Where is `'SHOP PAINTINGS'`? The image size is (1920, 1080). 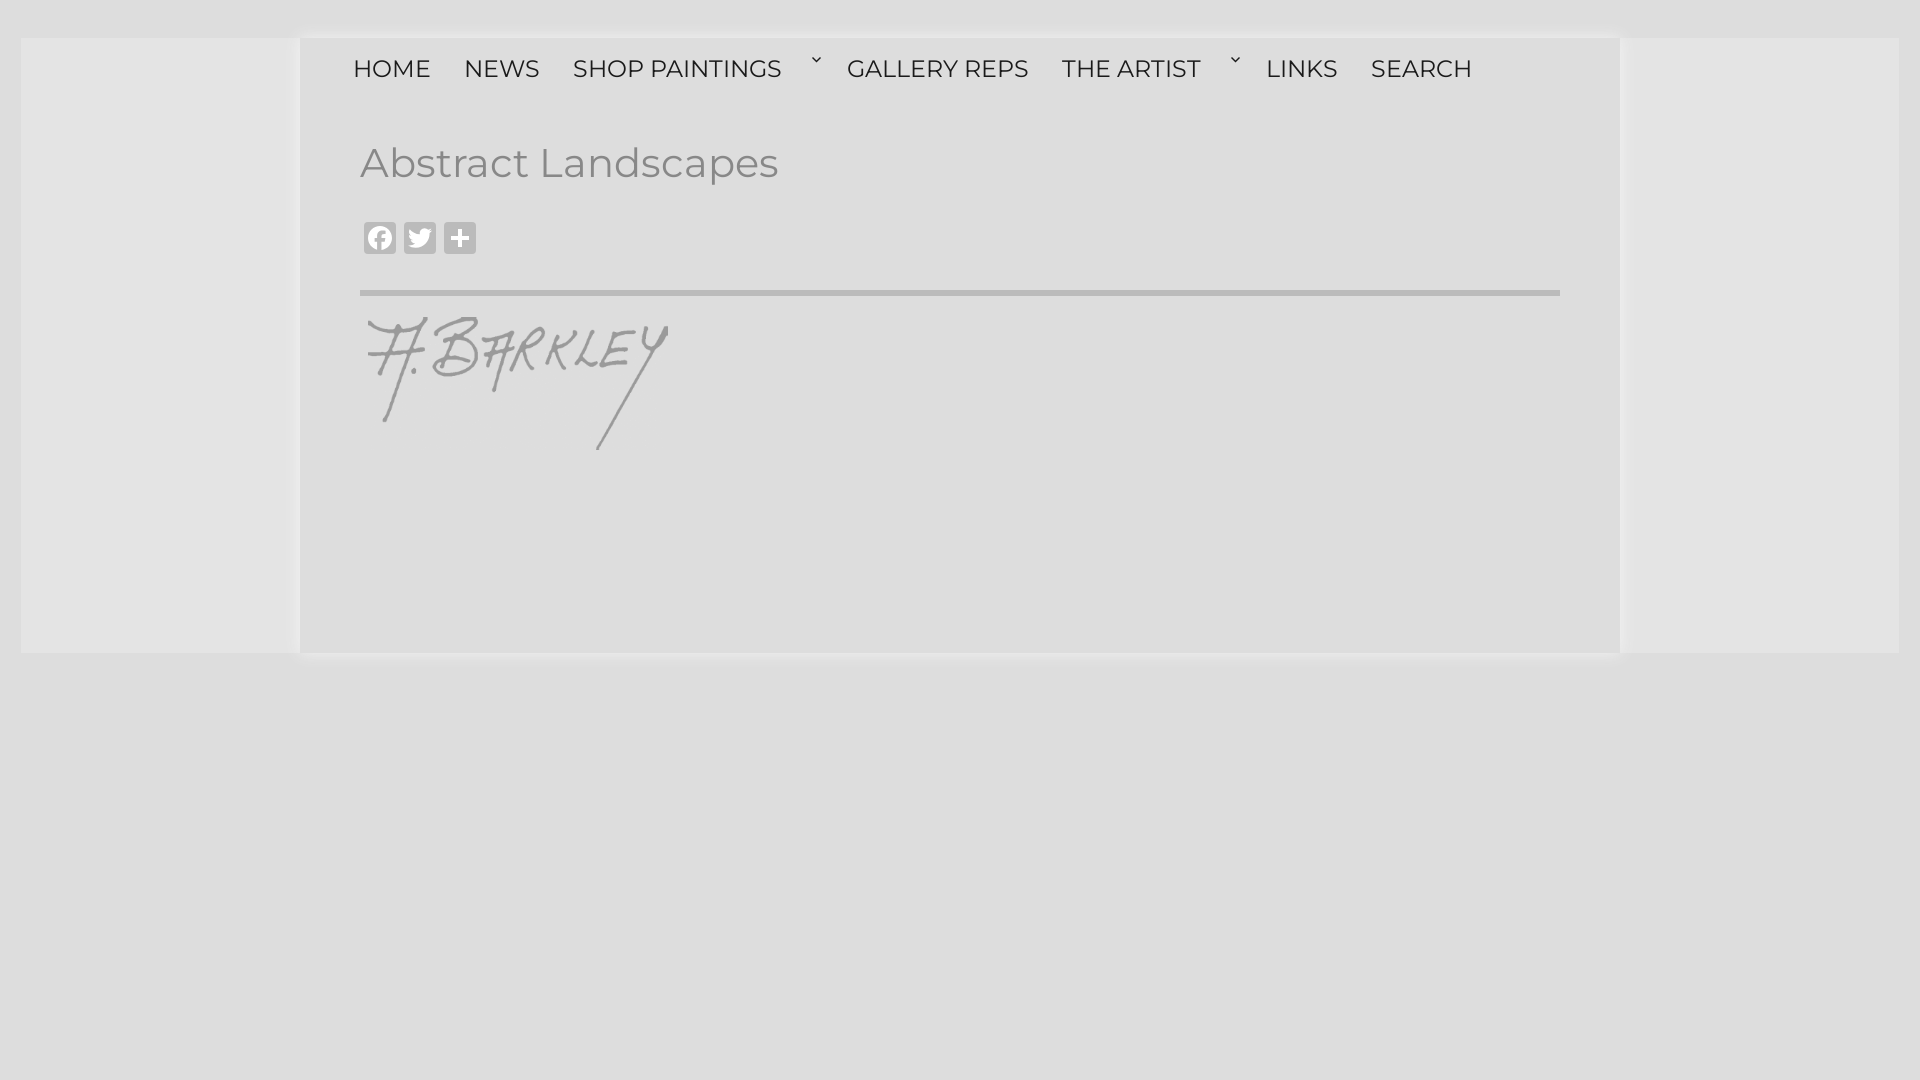 'SHOP PAINTINGS' is located at coordinates (697, 68).